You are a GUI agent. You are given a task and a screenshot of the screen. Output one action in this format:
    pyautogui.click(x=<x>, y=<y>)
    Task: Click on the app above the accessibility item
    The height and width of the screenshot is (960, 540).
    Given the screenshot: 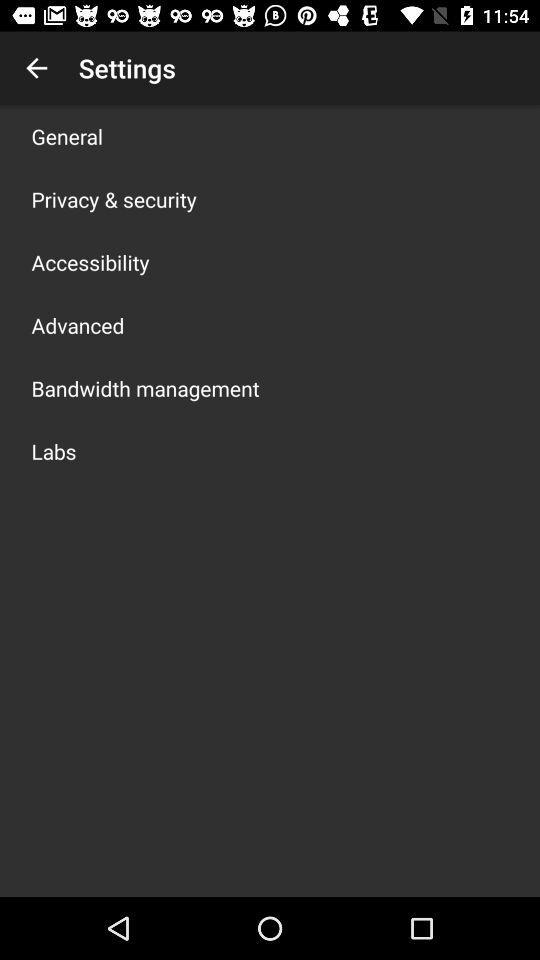 What is the action you would take?
    pyautogui.click(x=114, y=199)
    